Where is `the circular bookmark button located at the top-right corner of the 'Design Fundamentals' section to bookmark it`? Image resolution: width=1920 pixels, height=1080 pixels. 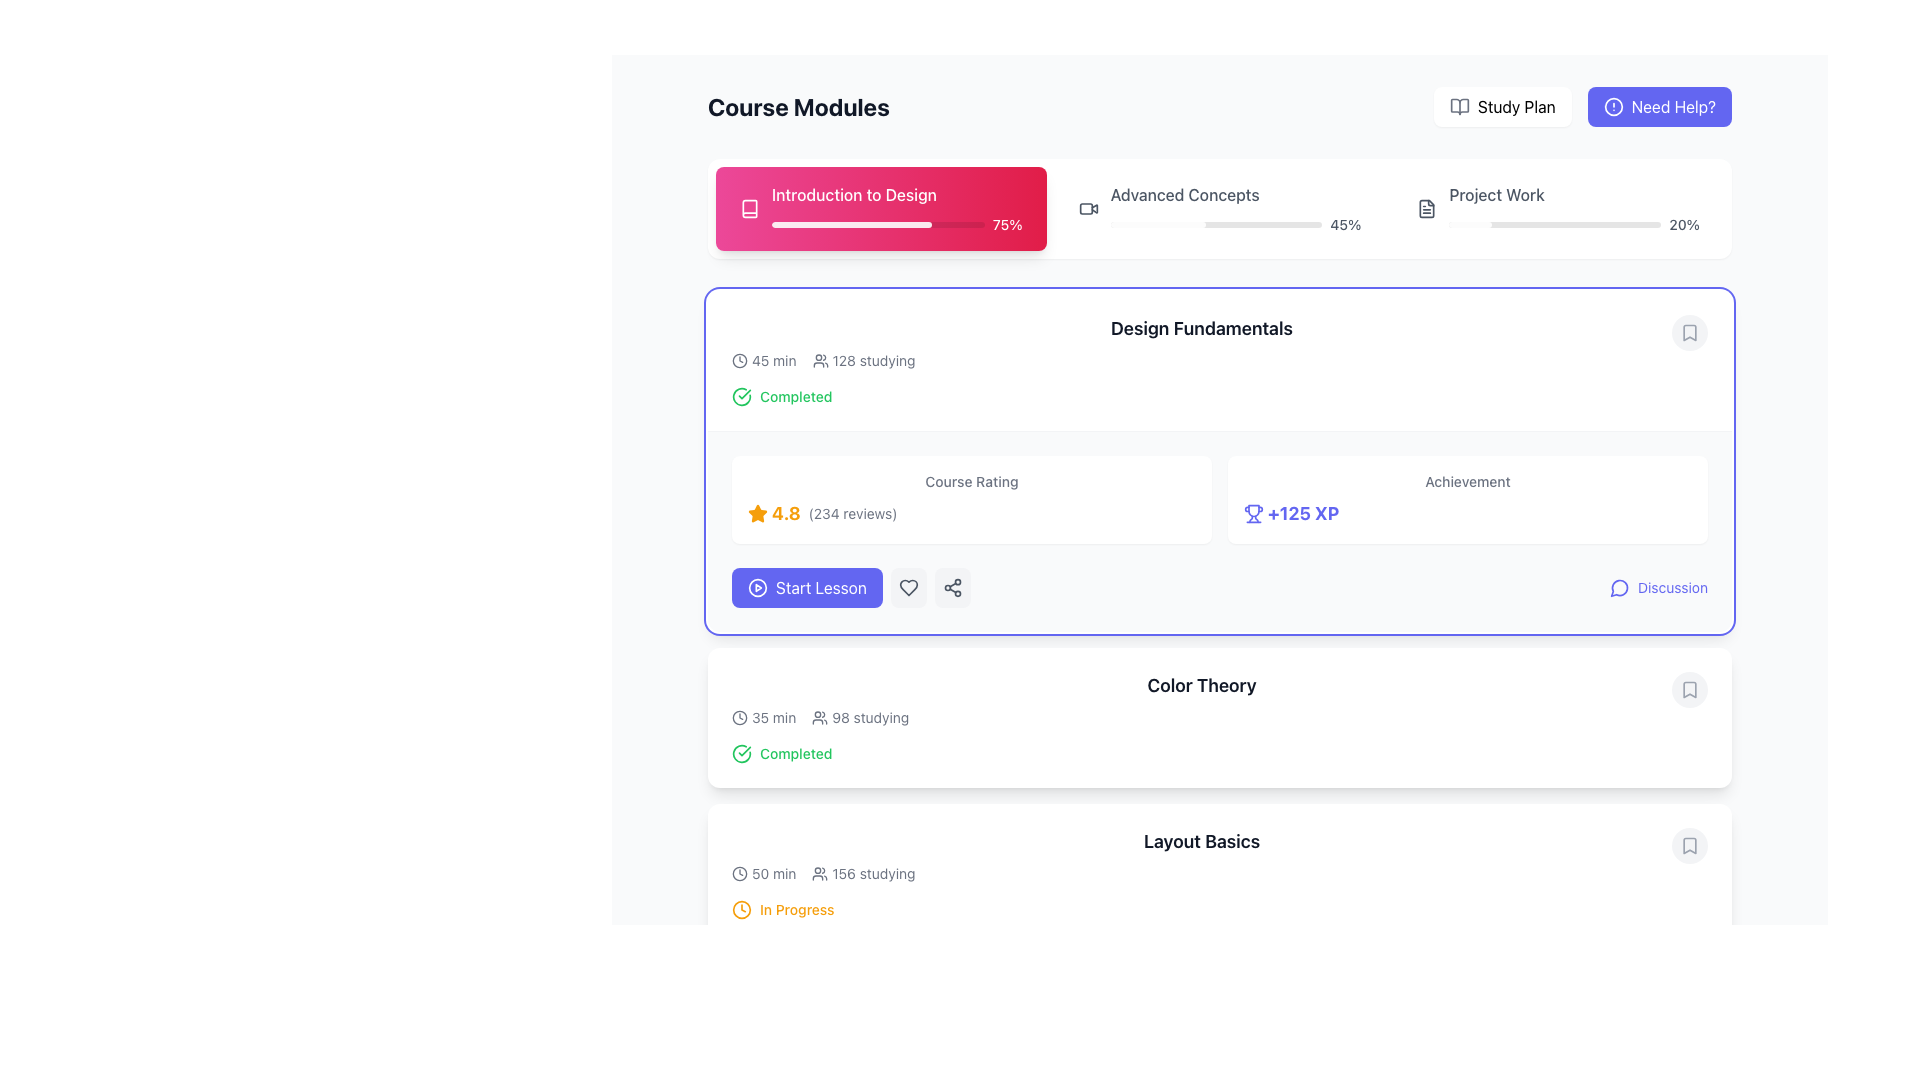
the circular bookmark button located at the top-right corner of the 'Design Fundamentals' section to bookmark it is located at coordinates (1688, 331).